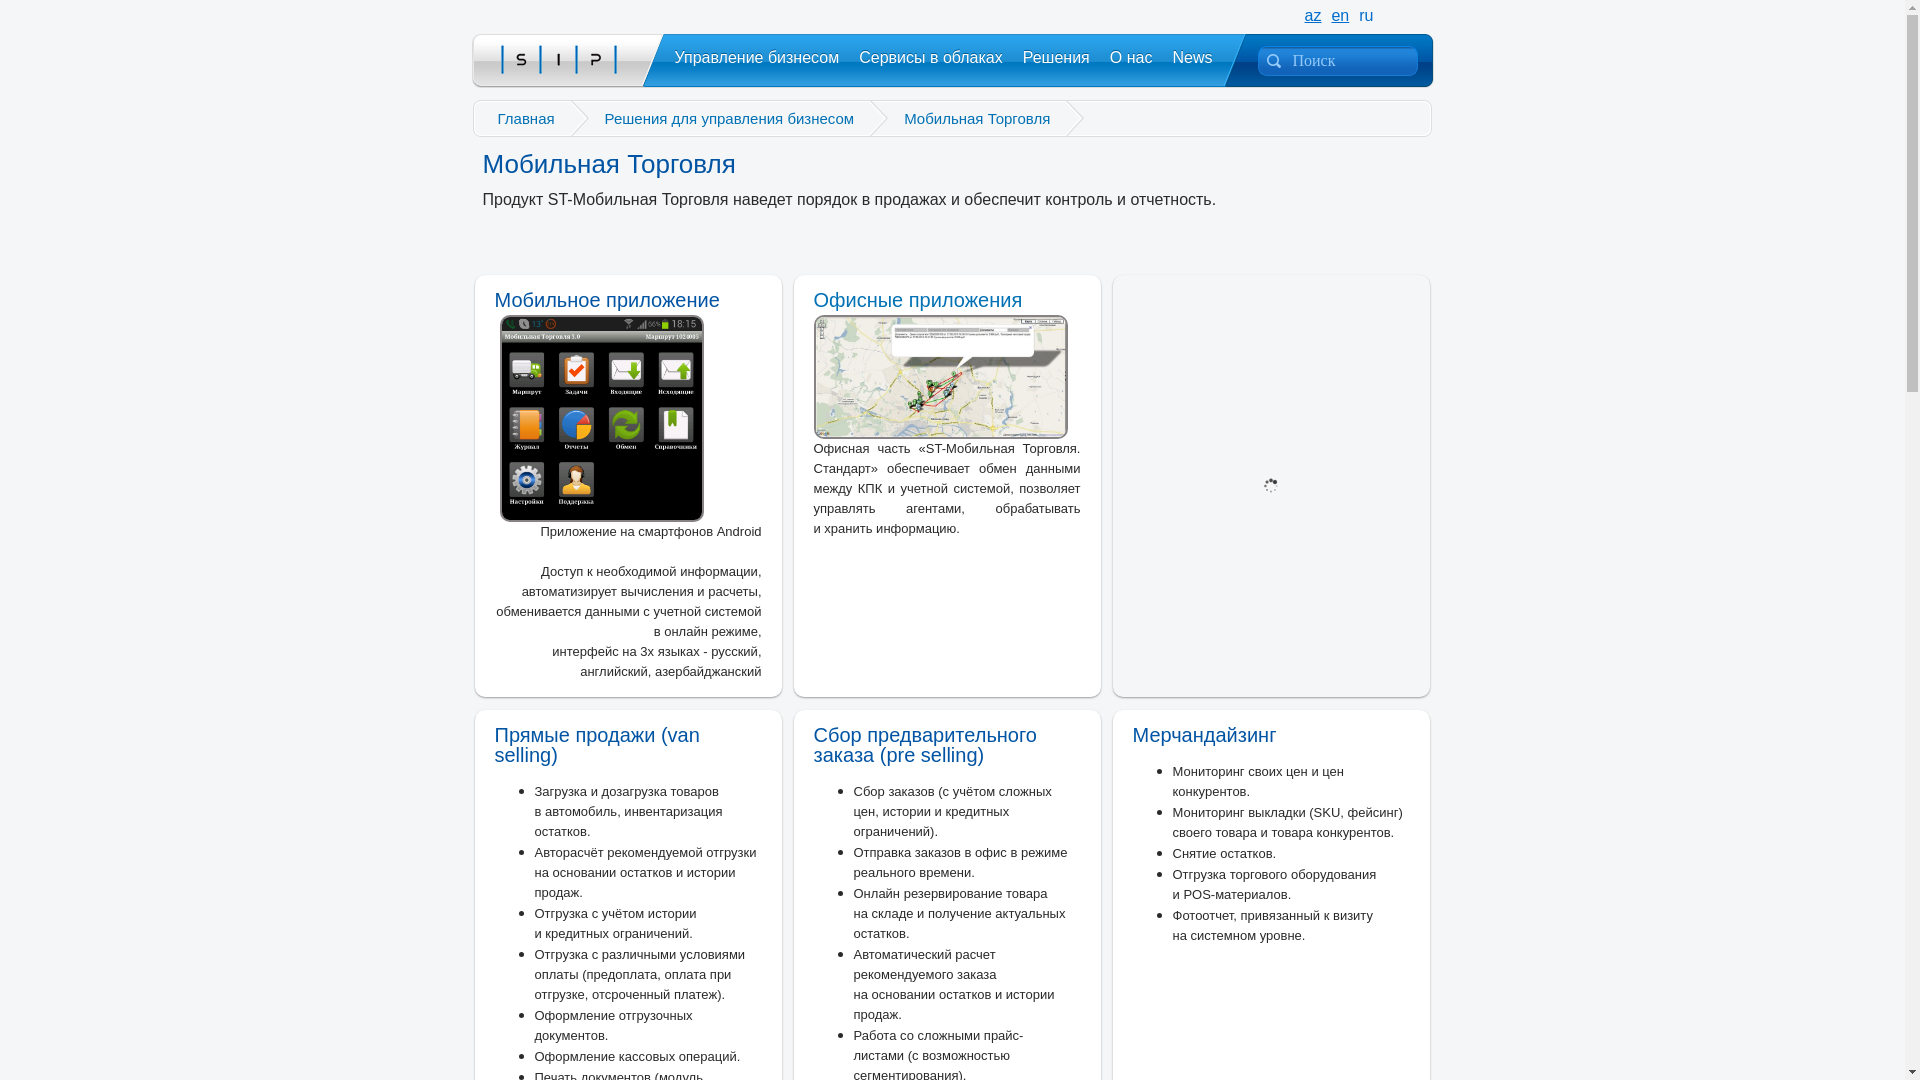  I want to click on 'en', so click(1330, 15).